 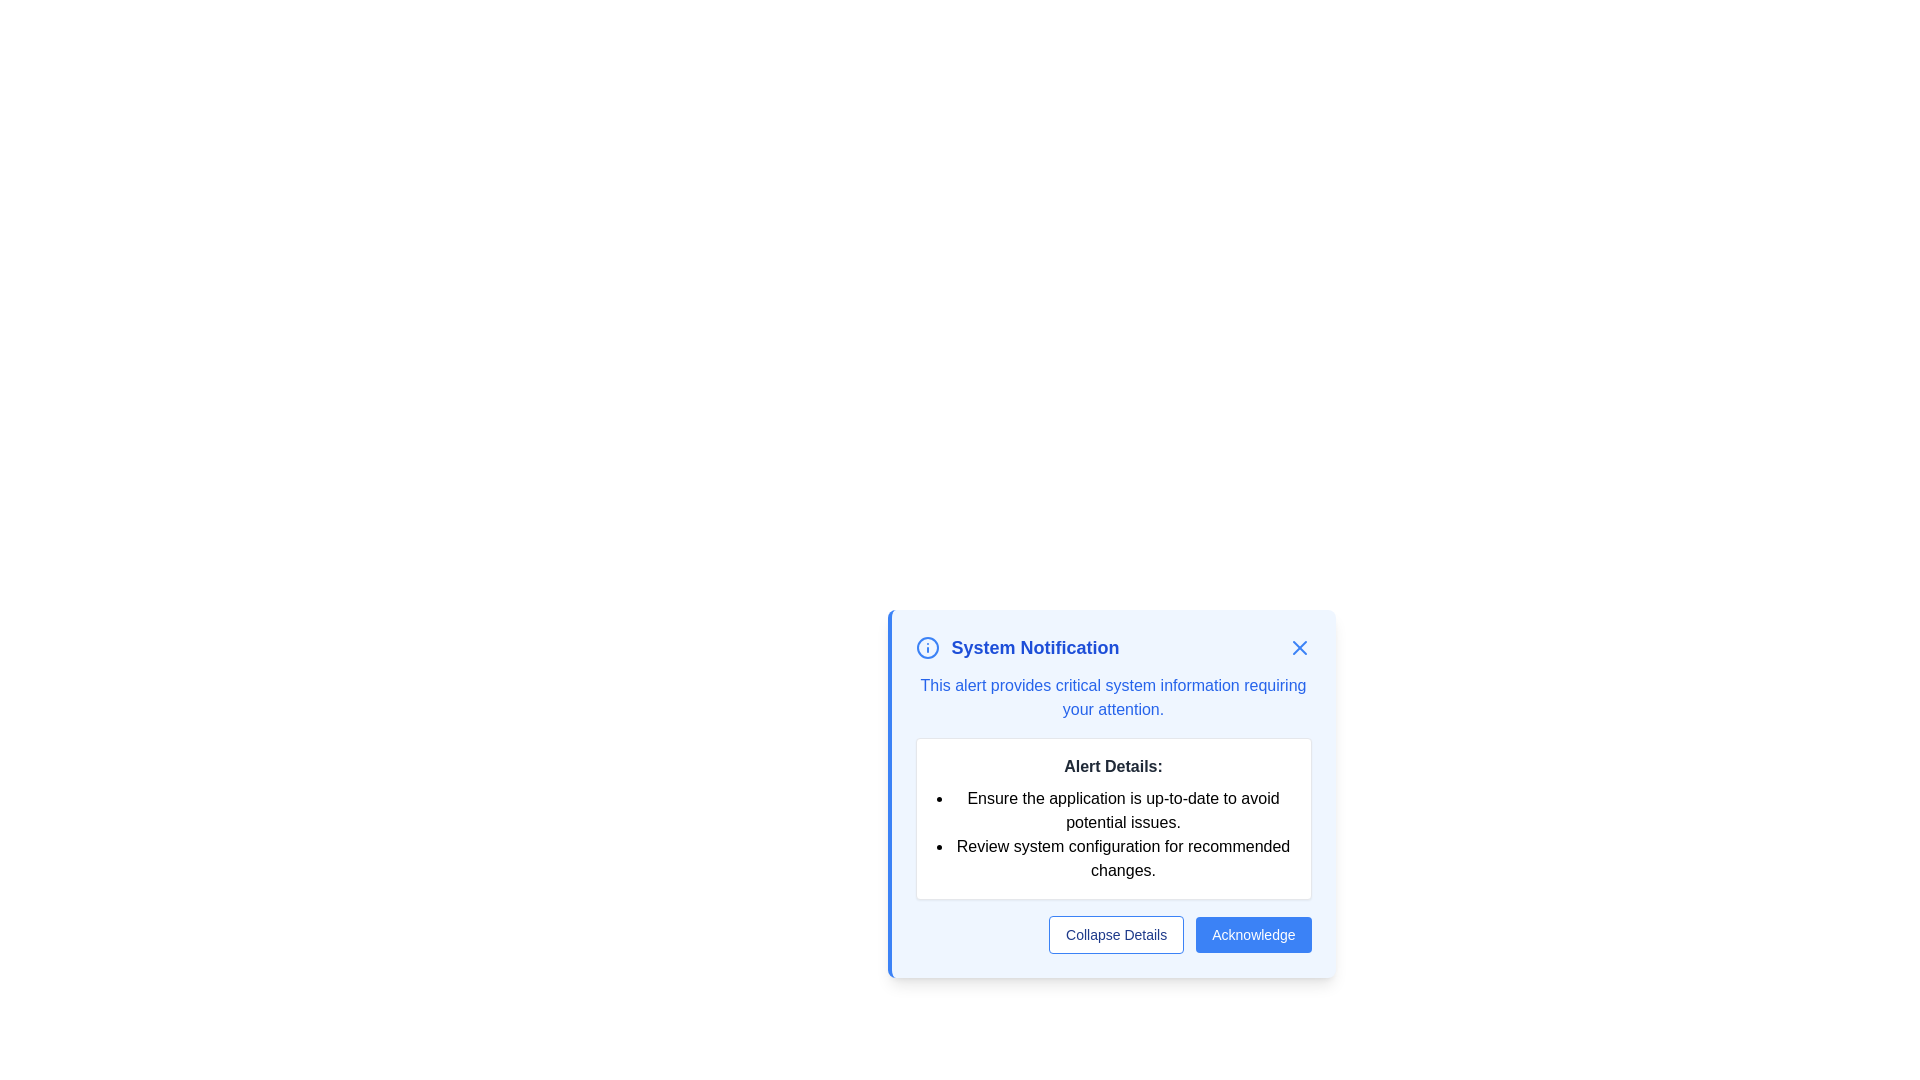 I want to click on the static text element stating 'Review system configuration for recommended changes.' which is the second bullet point in the 'Alert Details' section of the system notification interface, so click(x=1123, y=858).